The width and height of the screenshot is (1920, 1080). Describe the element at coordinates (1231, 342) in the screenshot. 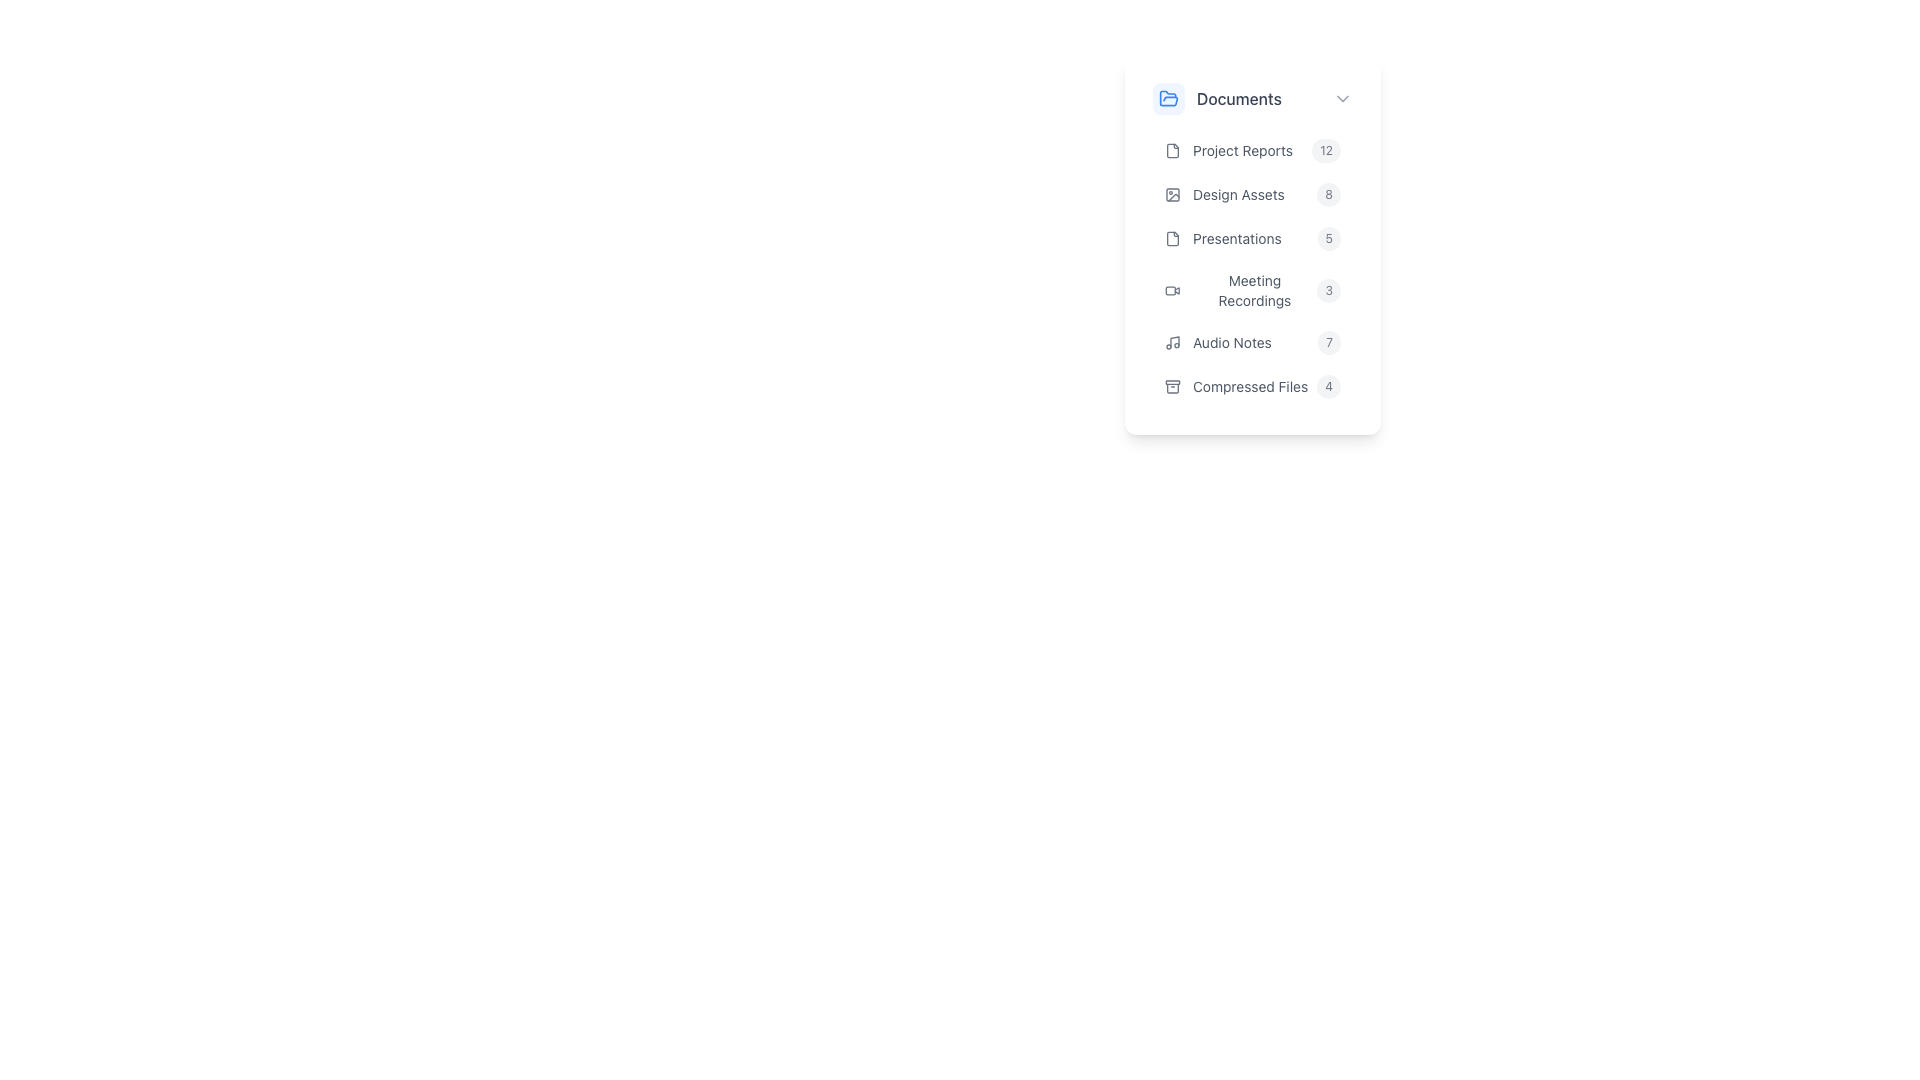

I see `the 'Audio Notes' text label` at that location.